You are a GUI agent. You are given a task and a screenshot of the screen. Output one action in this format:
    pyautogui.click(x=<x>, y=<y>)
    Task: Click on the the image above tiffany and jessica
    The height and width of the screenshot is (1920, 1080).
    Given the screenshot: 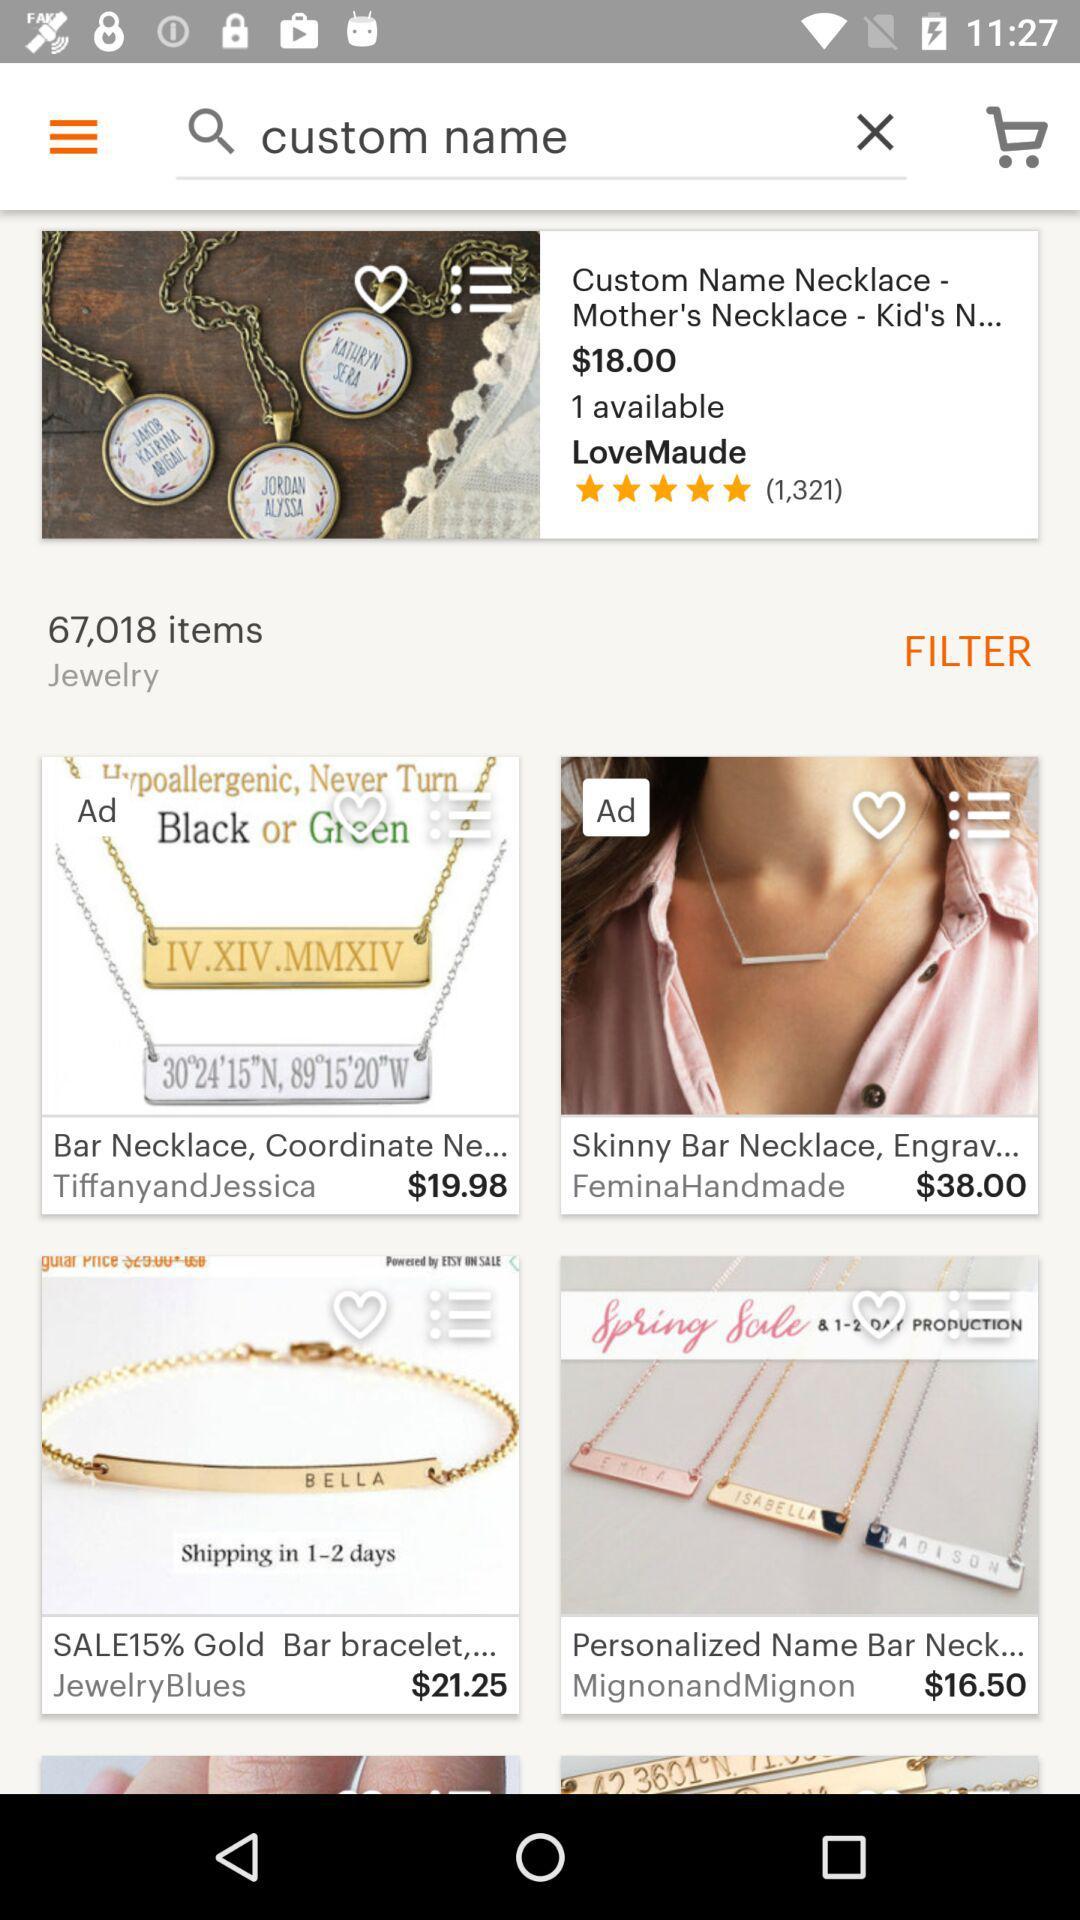 What is the action you would take?
    pyautogui.click(x=280, y=935)
    